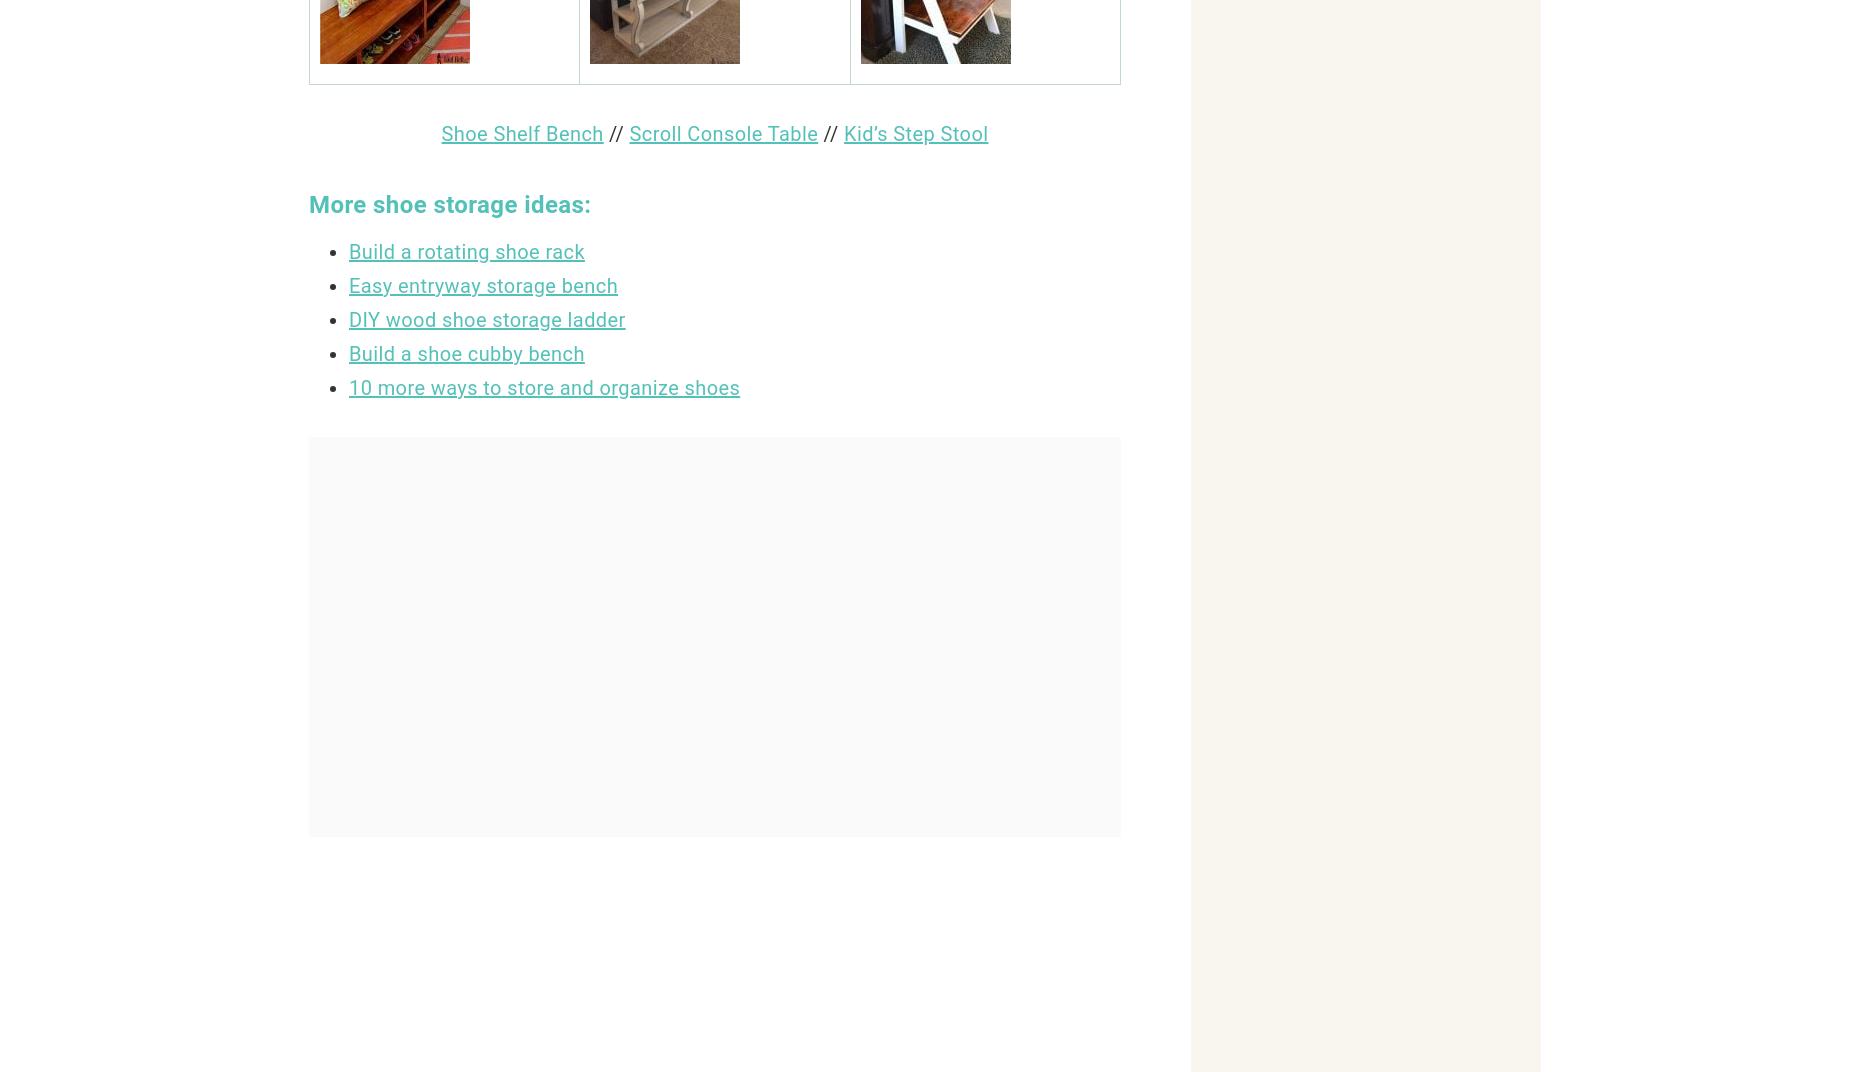 Image resolution: width=1850 pixels, height=1072 pixels. I want to click on 'Kid’s Step Stool', so click(915, 134).